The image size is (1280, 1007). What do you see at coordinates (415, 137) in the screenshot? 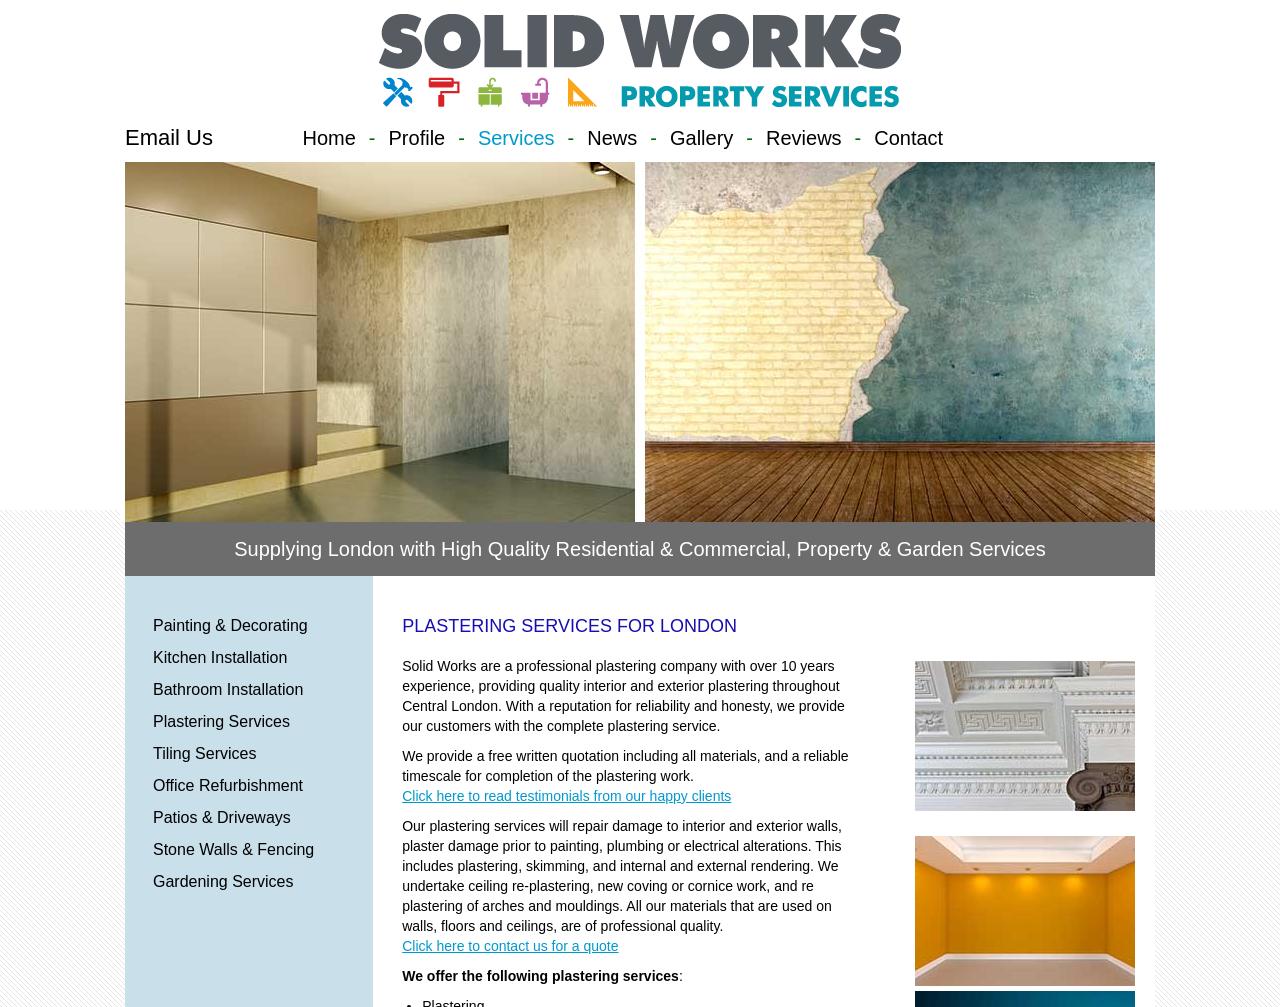
I see `'Profile'` at bounding box center [415, 137].